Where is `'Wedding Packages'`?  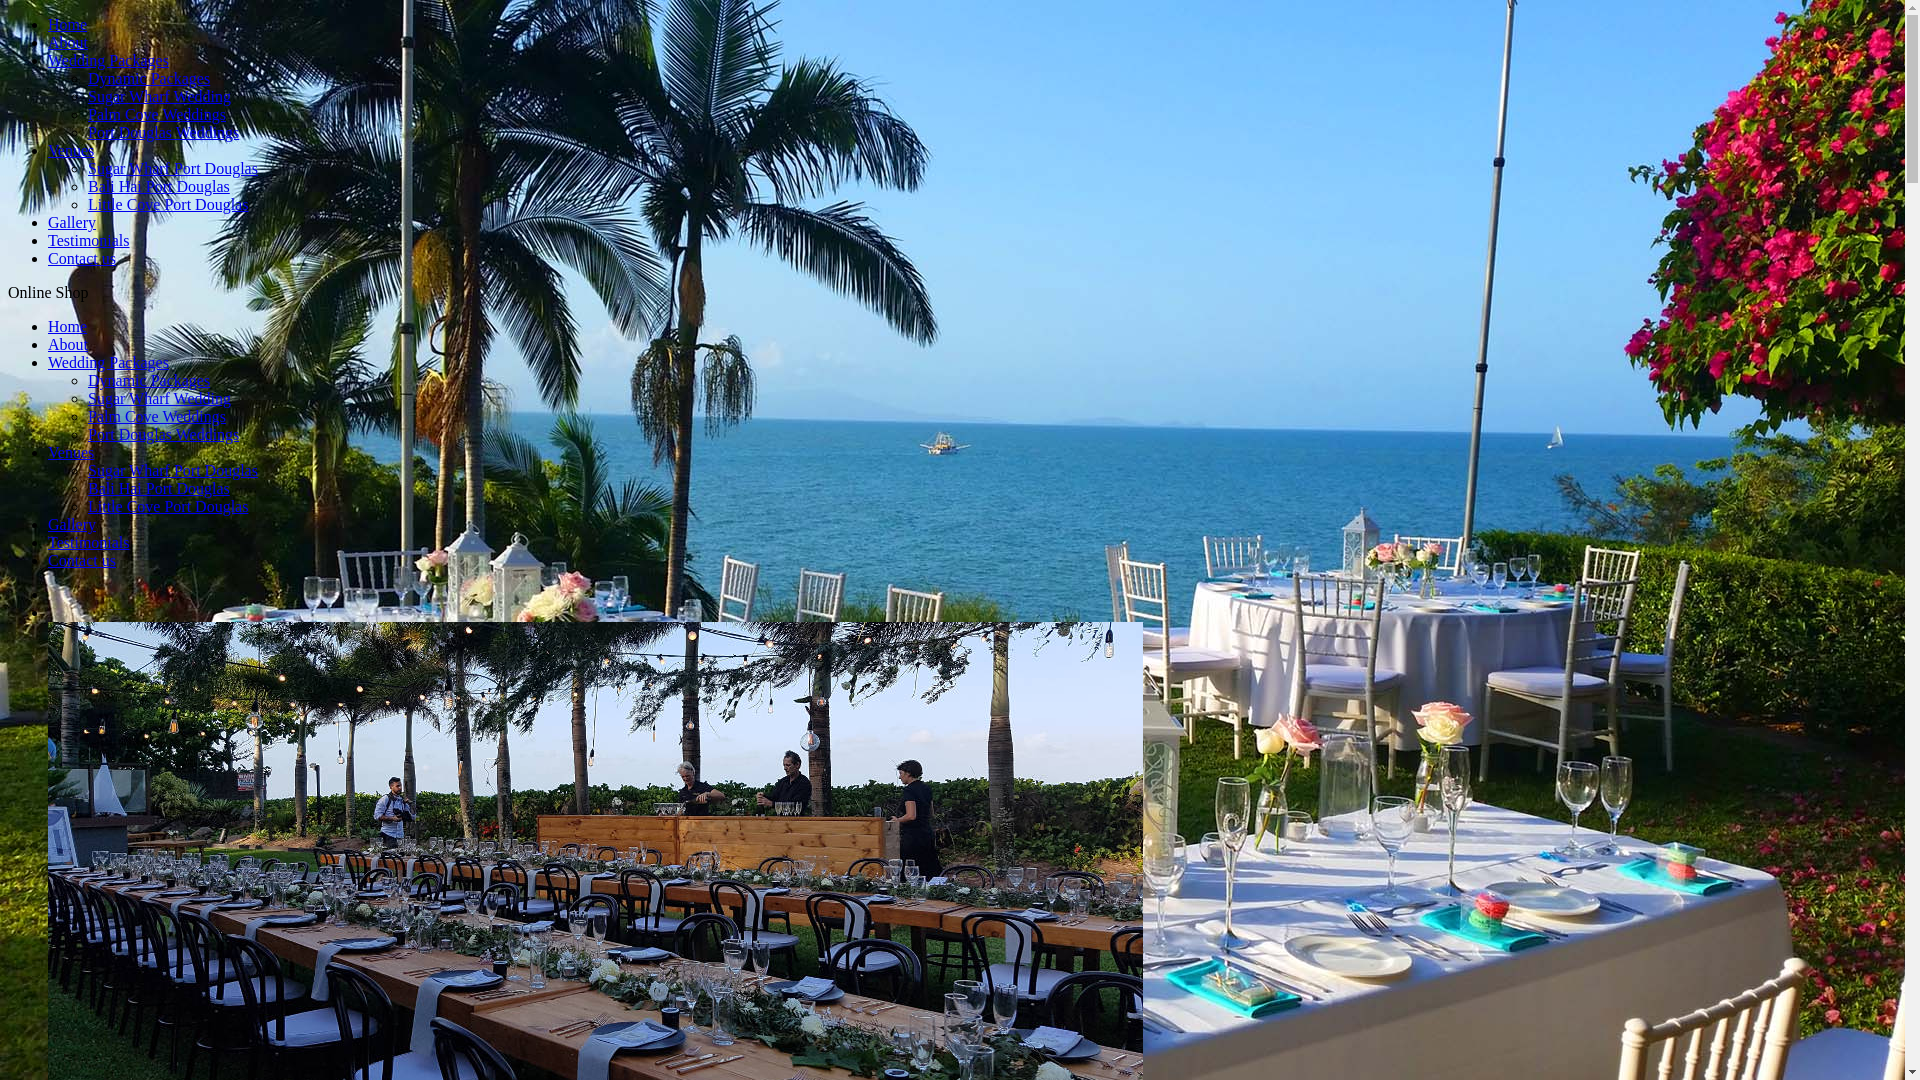
'Wedding Packages' is located at coordinates (107, 59).